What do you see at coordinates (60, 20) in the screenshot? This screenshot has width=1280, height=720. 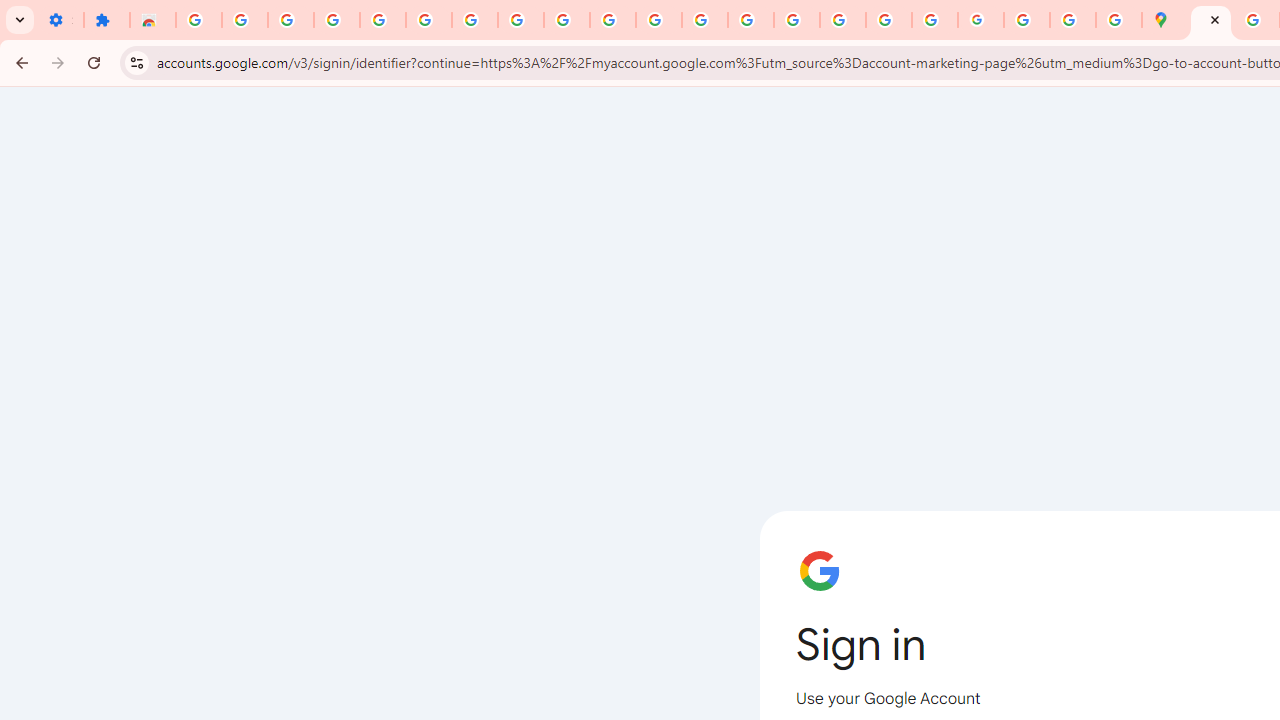 I see `'Settings - On startup'` at bounding box center [60, 20].